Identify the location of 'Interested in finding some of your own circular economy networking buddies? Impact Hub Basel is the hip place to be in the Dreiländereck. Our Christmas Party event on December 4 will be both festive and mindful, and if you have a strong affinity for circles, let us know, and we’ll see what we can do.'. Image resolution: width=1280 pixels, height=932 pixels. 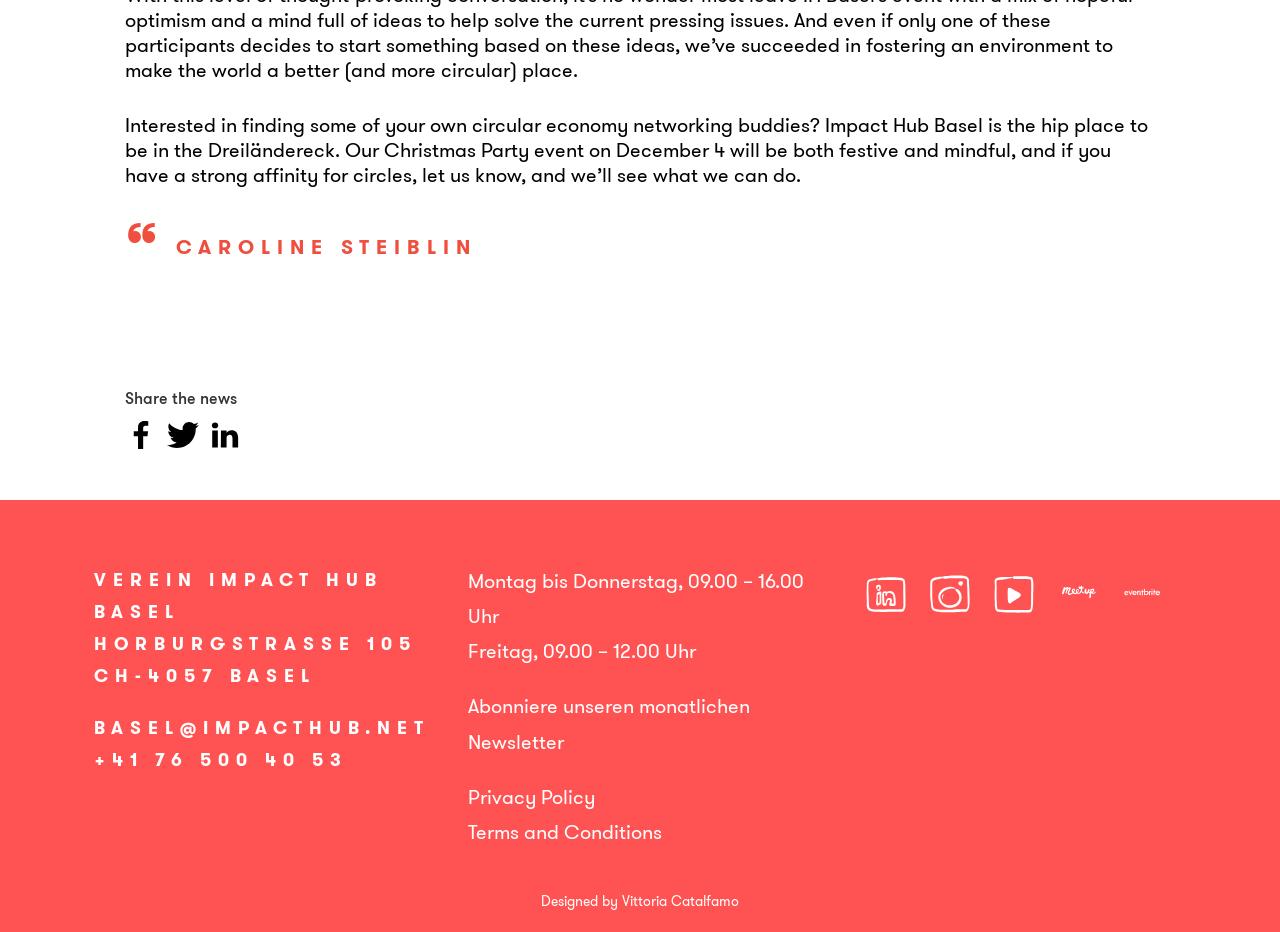
(635, 148).